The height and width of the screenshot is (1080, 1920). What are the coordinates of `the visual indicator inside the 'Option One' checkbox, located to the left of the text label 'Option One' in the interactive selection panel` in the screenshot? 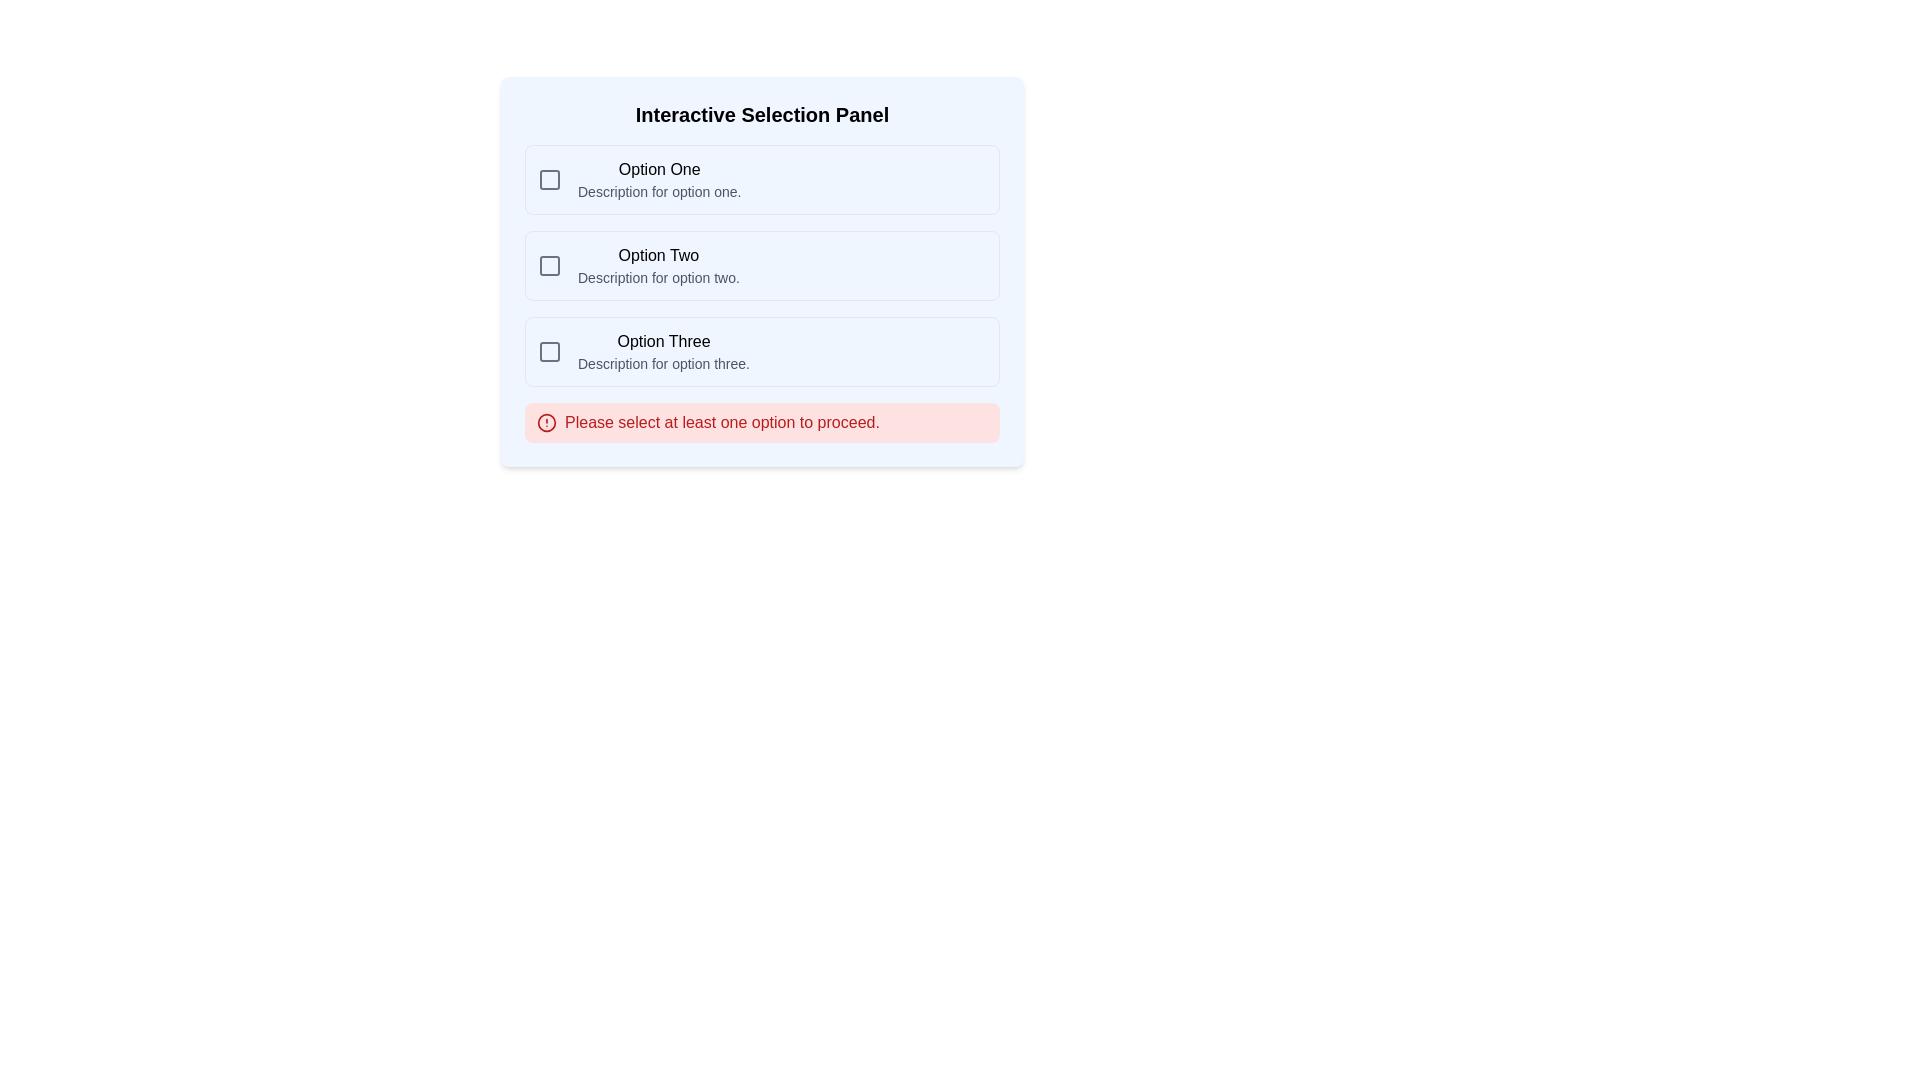 It's located at (550, 180).